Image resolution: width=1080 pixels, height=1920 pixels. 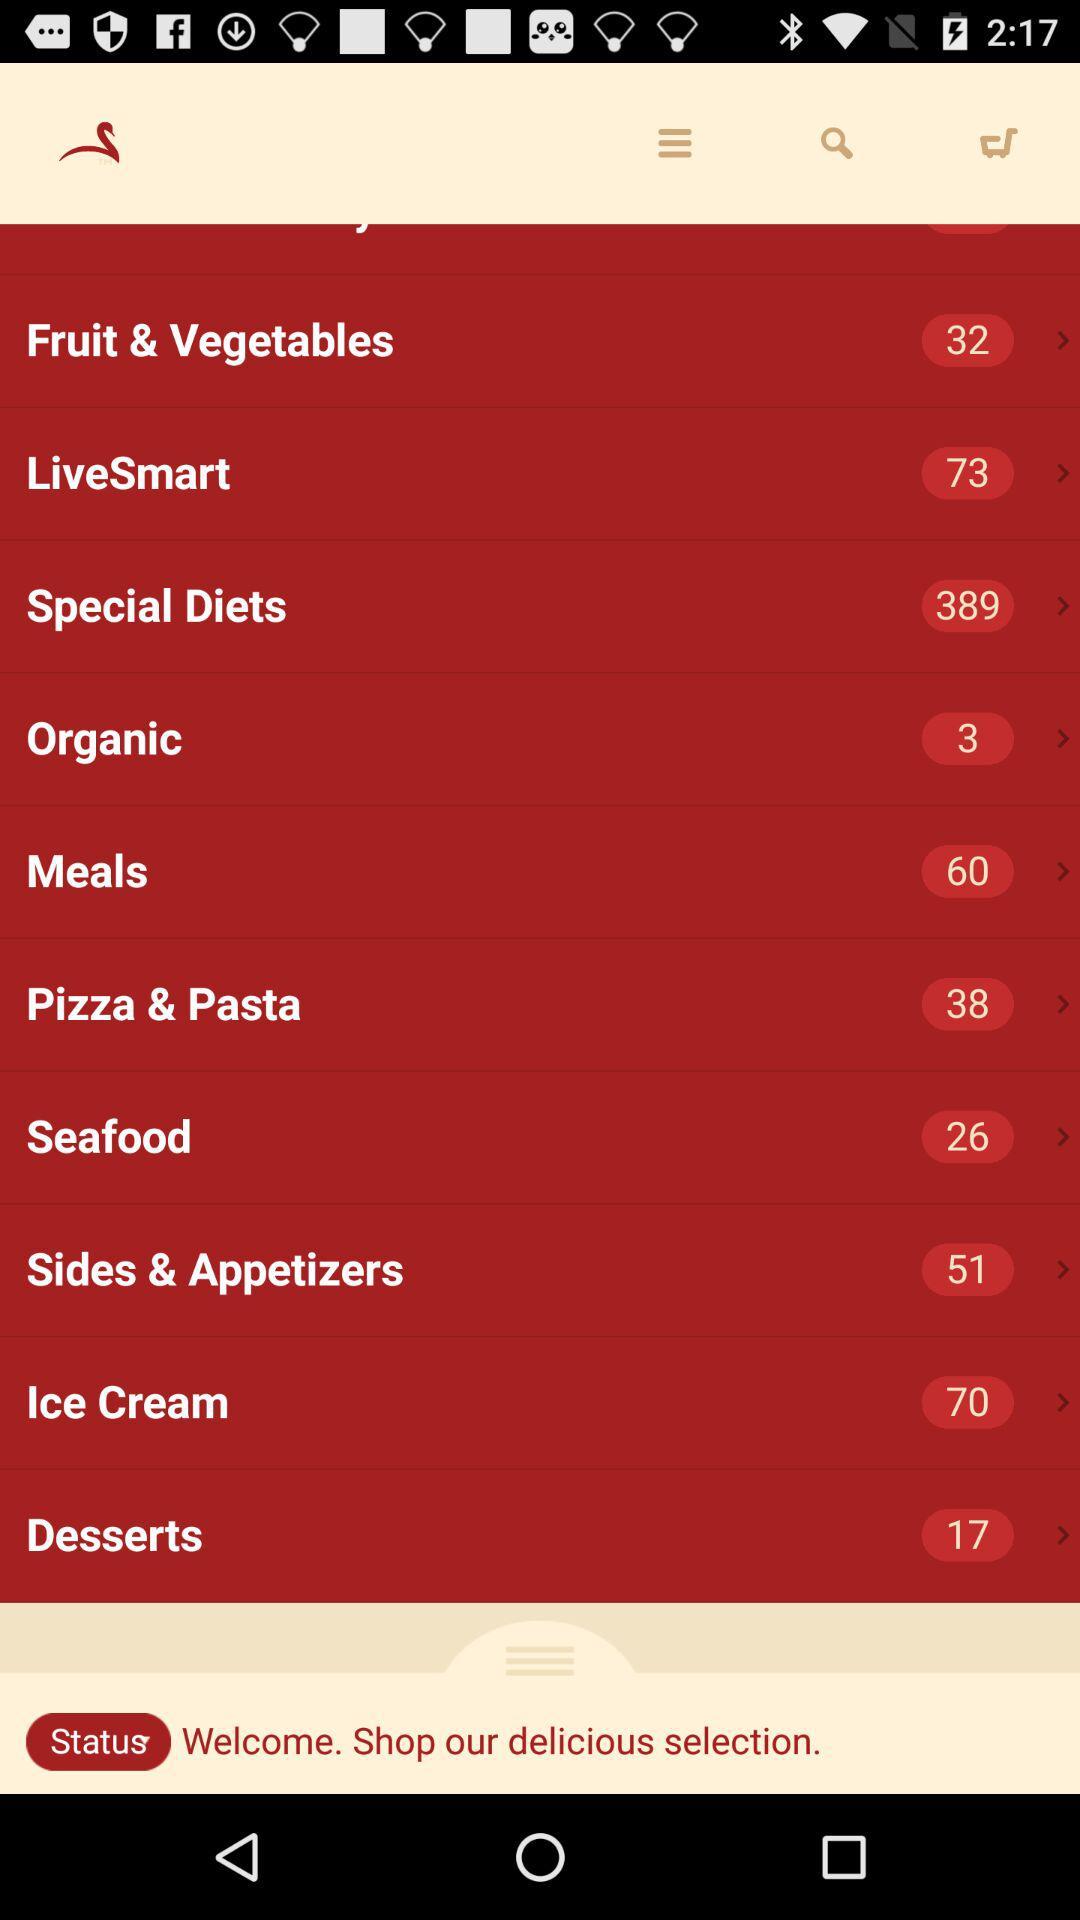 What do you see at coordinates (553, 738) in the screenshot?
I see `organic icon` at bounding box center [553, 738].